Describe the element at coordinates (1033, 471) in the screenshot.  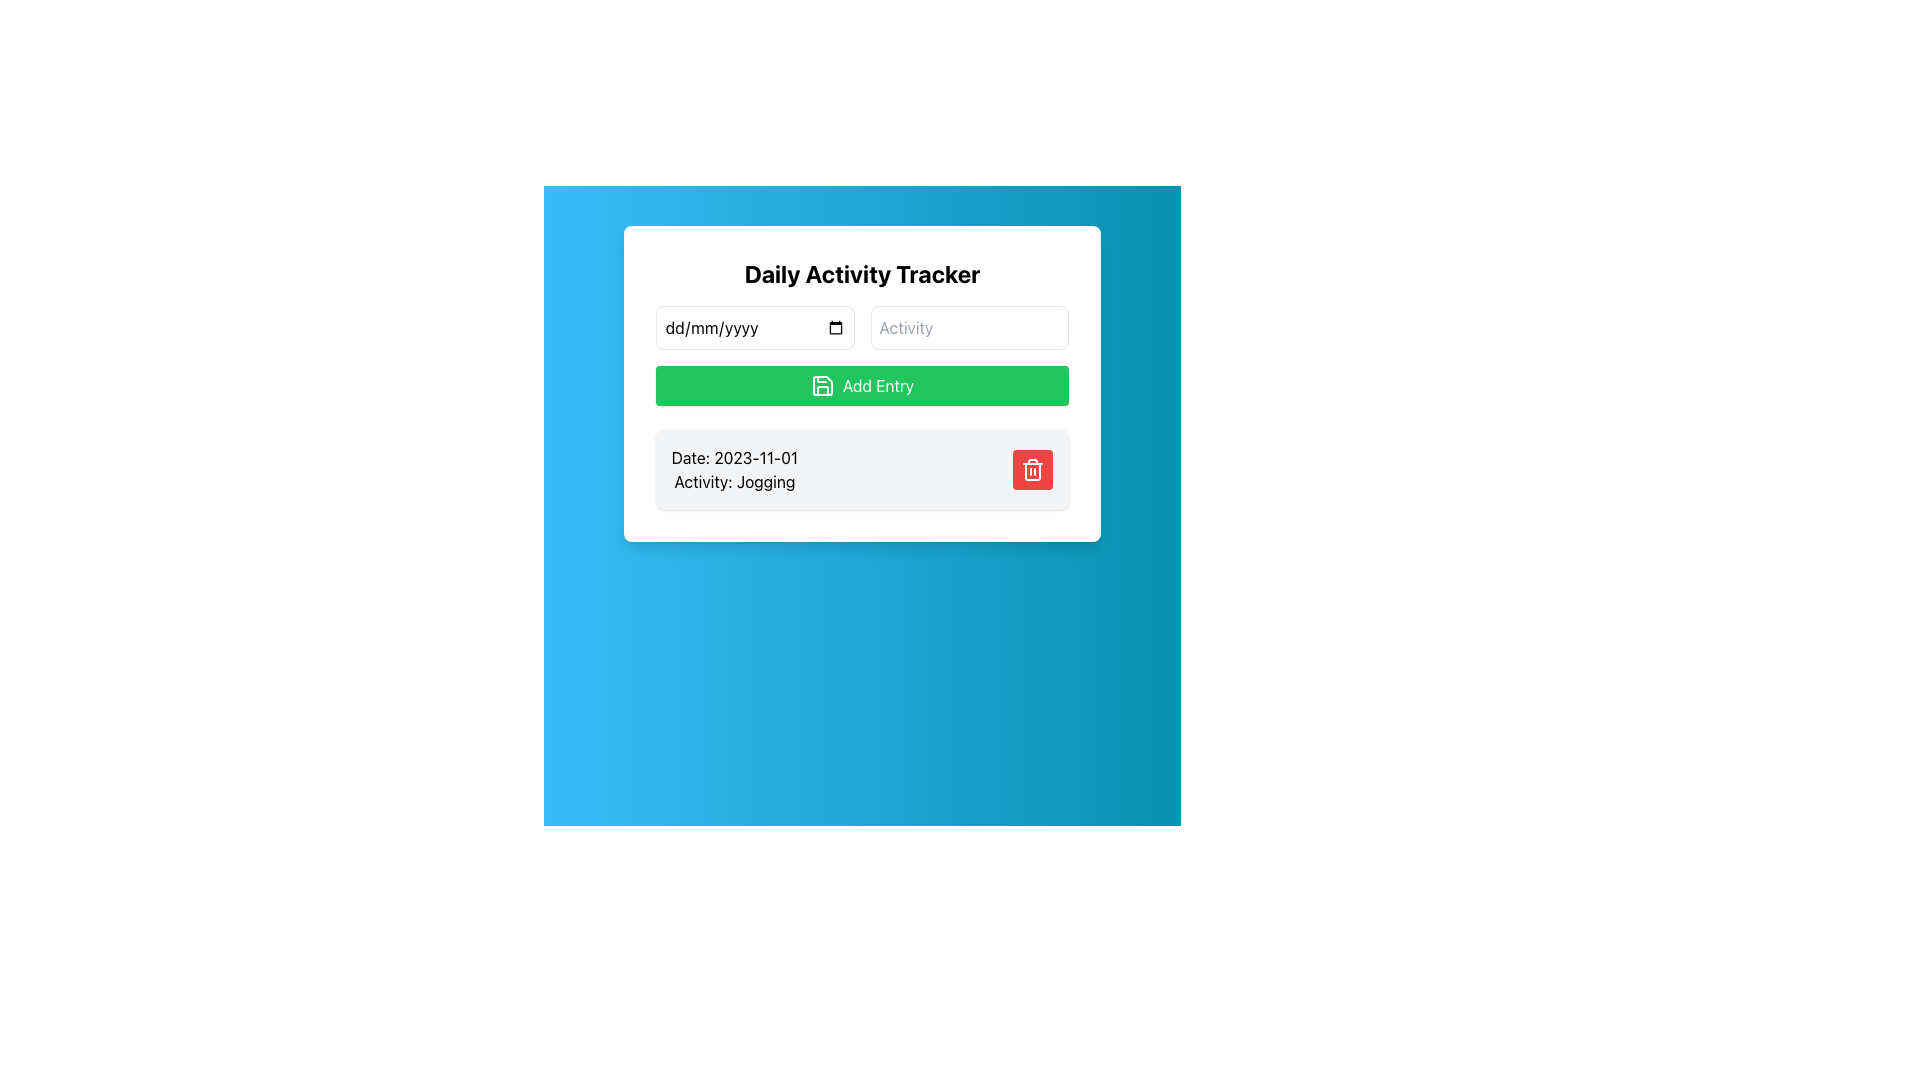
I see `the trash icon component of the delete button, which is used to remove the associated activity entry, located beneath the 'Add Entry' button` at that location.